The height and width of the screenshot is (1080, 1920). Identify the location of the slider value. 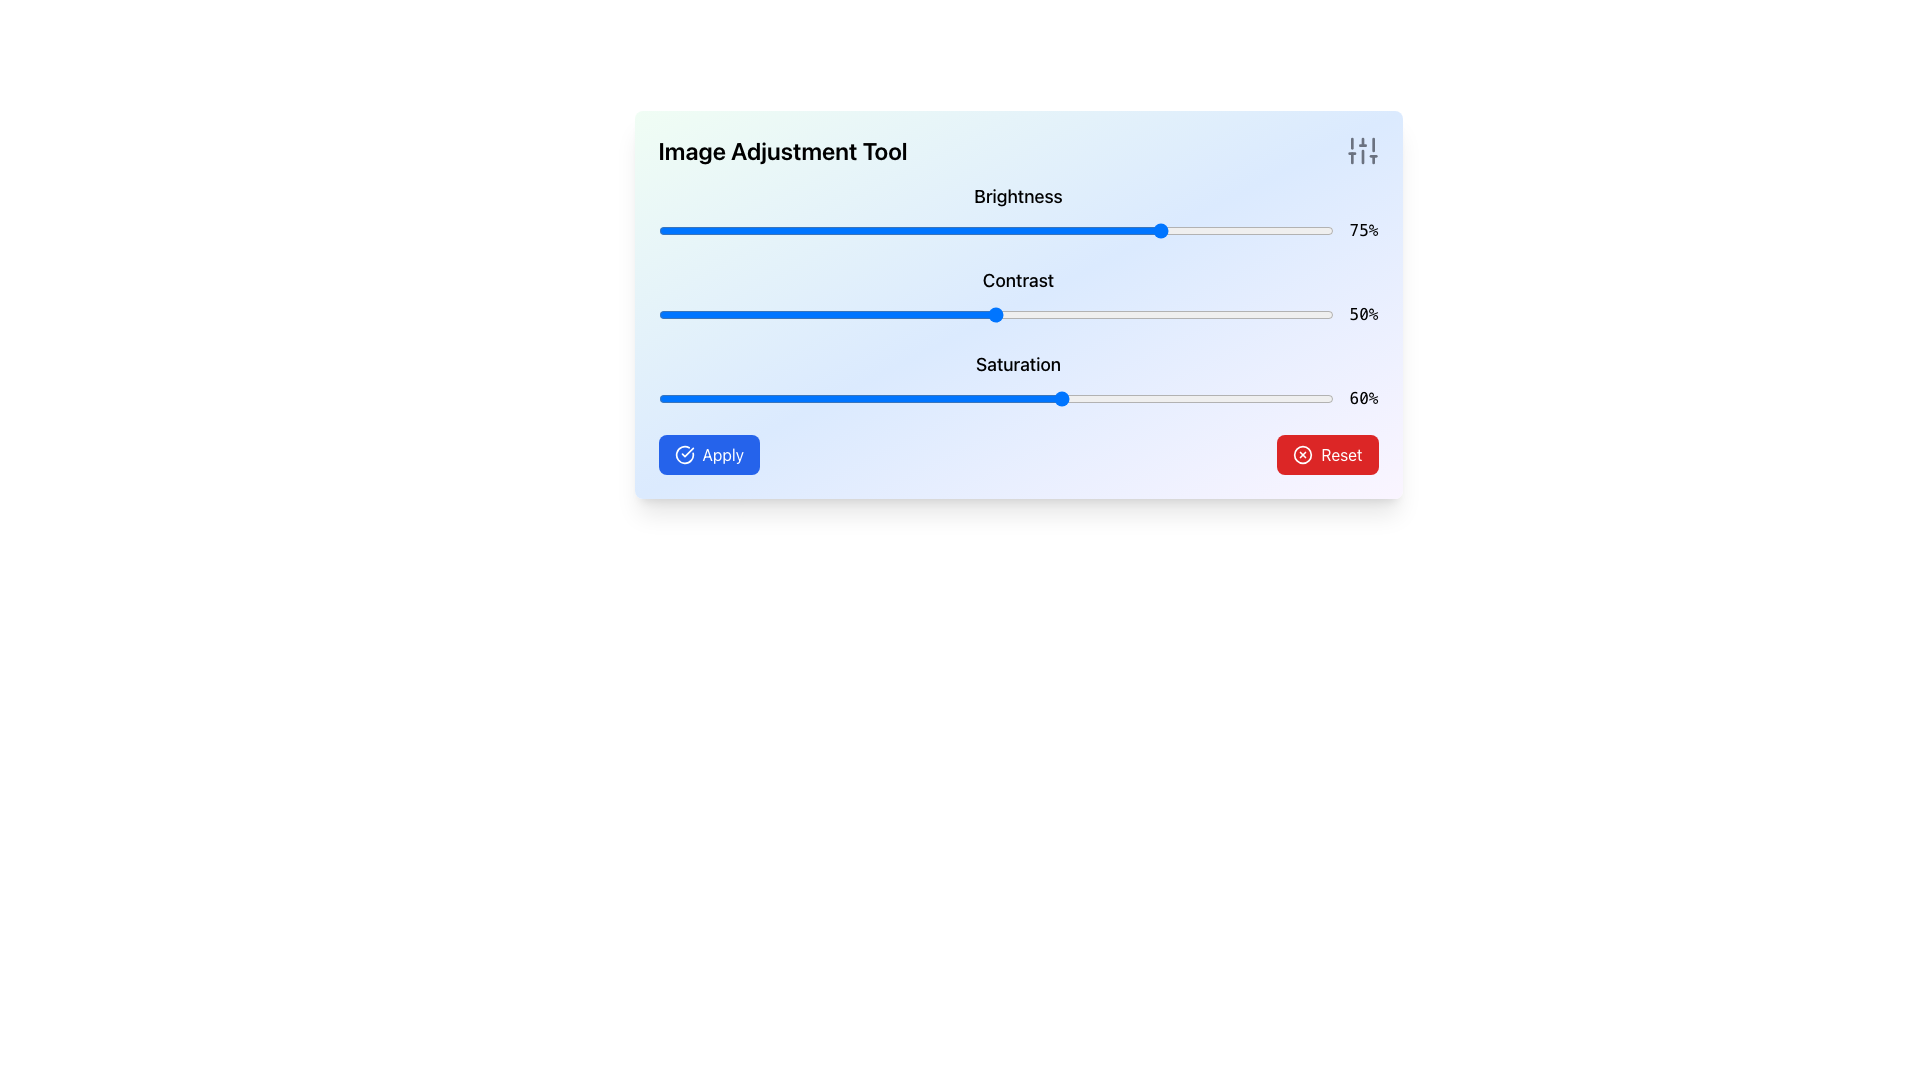
(672, 398).